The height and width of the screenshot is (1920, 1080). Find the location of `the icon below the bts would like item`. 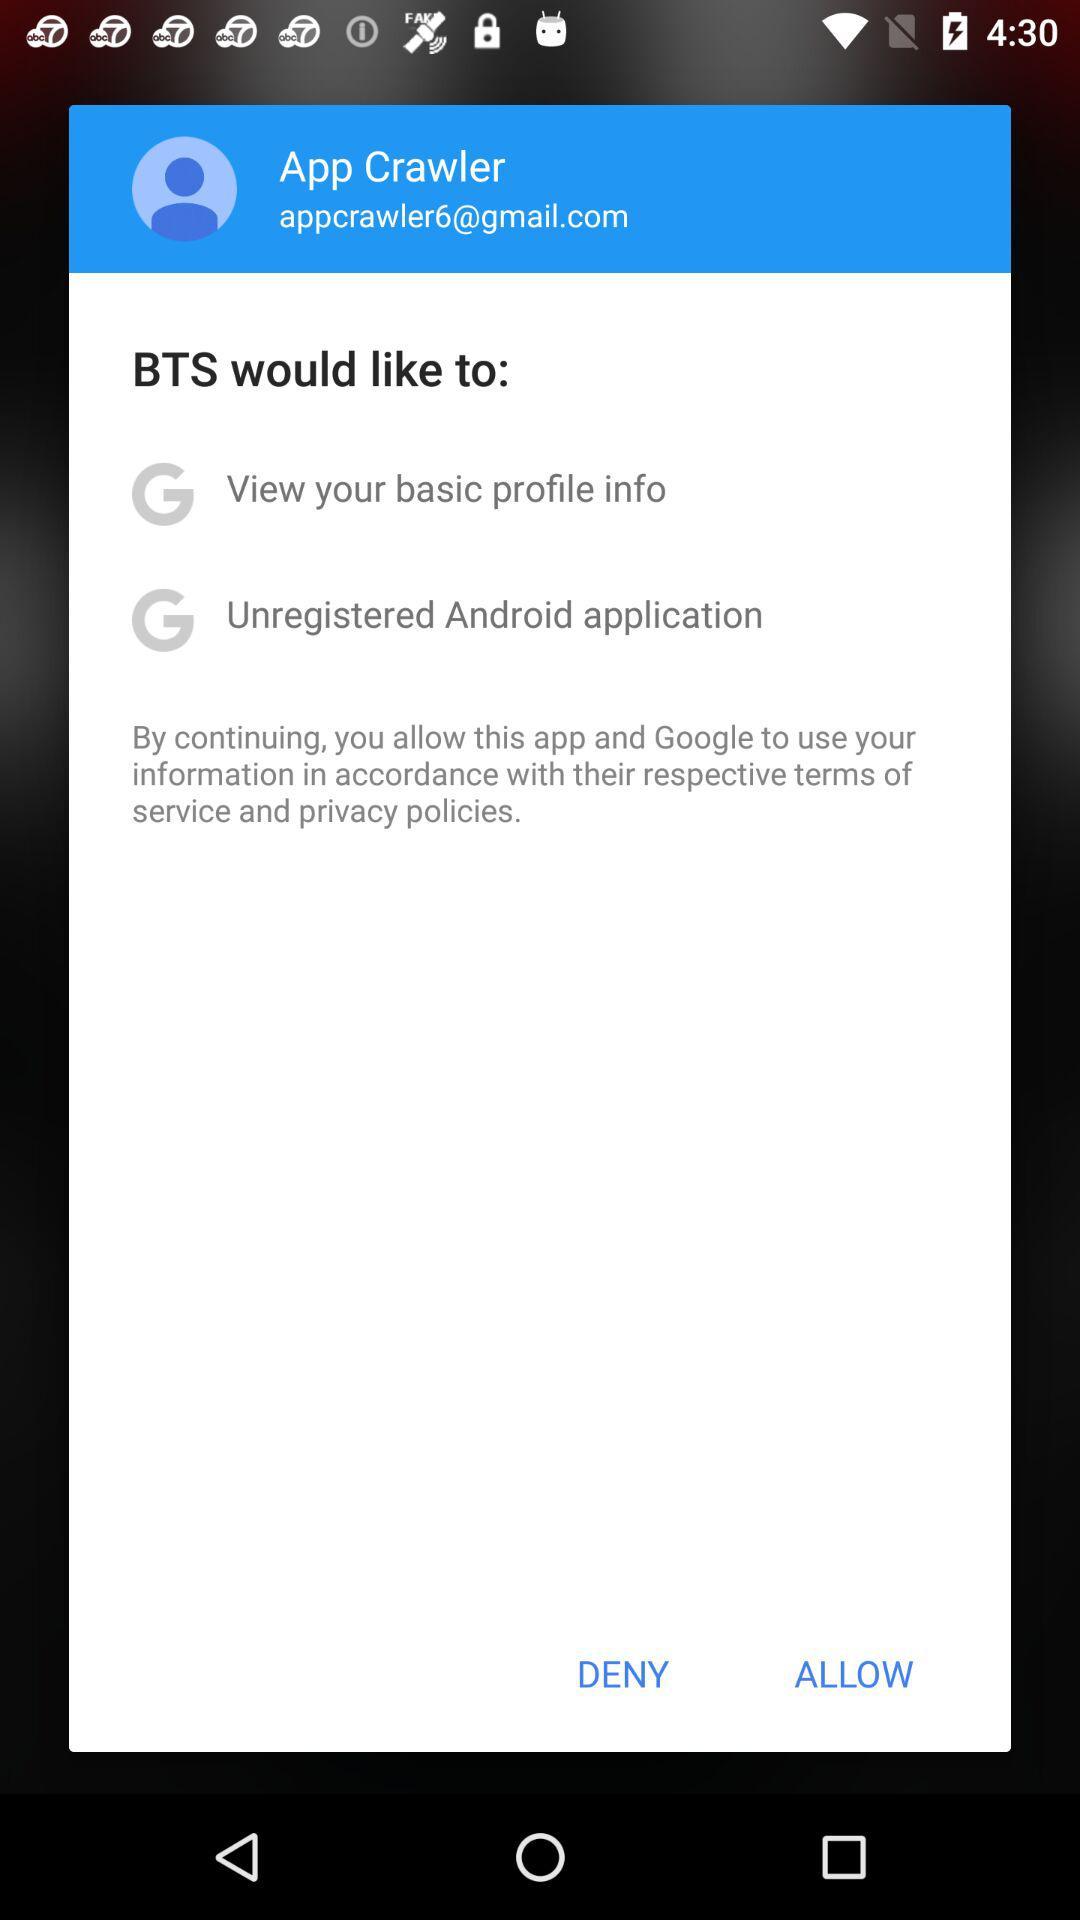

the icon below the bts would like item is located at coordinates (445, 487).